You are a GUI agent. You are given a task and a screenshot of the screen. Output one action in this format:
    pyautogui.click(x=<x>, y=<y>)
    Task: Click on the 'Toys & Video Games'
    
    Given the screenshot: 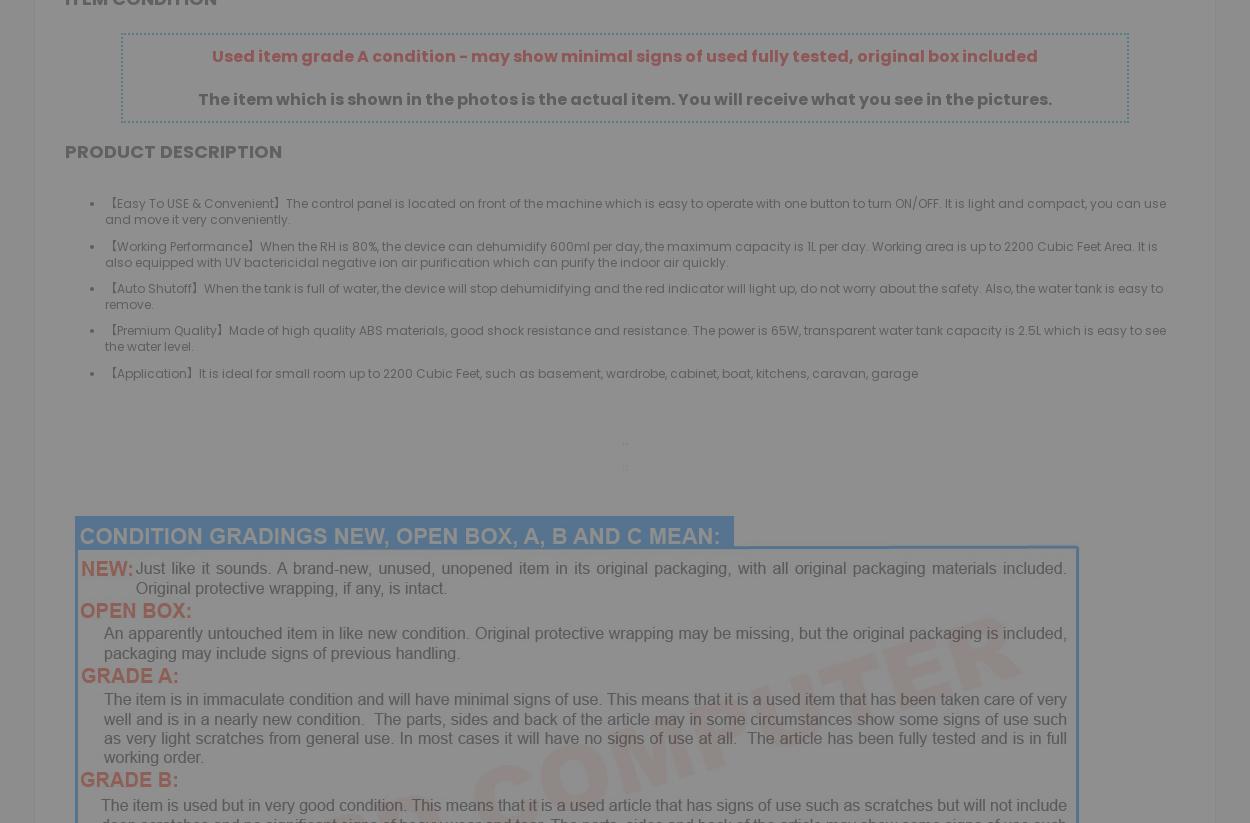 What is the action you would take?
    pyautogui.click(x=412, y=14)
    